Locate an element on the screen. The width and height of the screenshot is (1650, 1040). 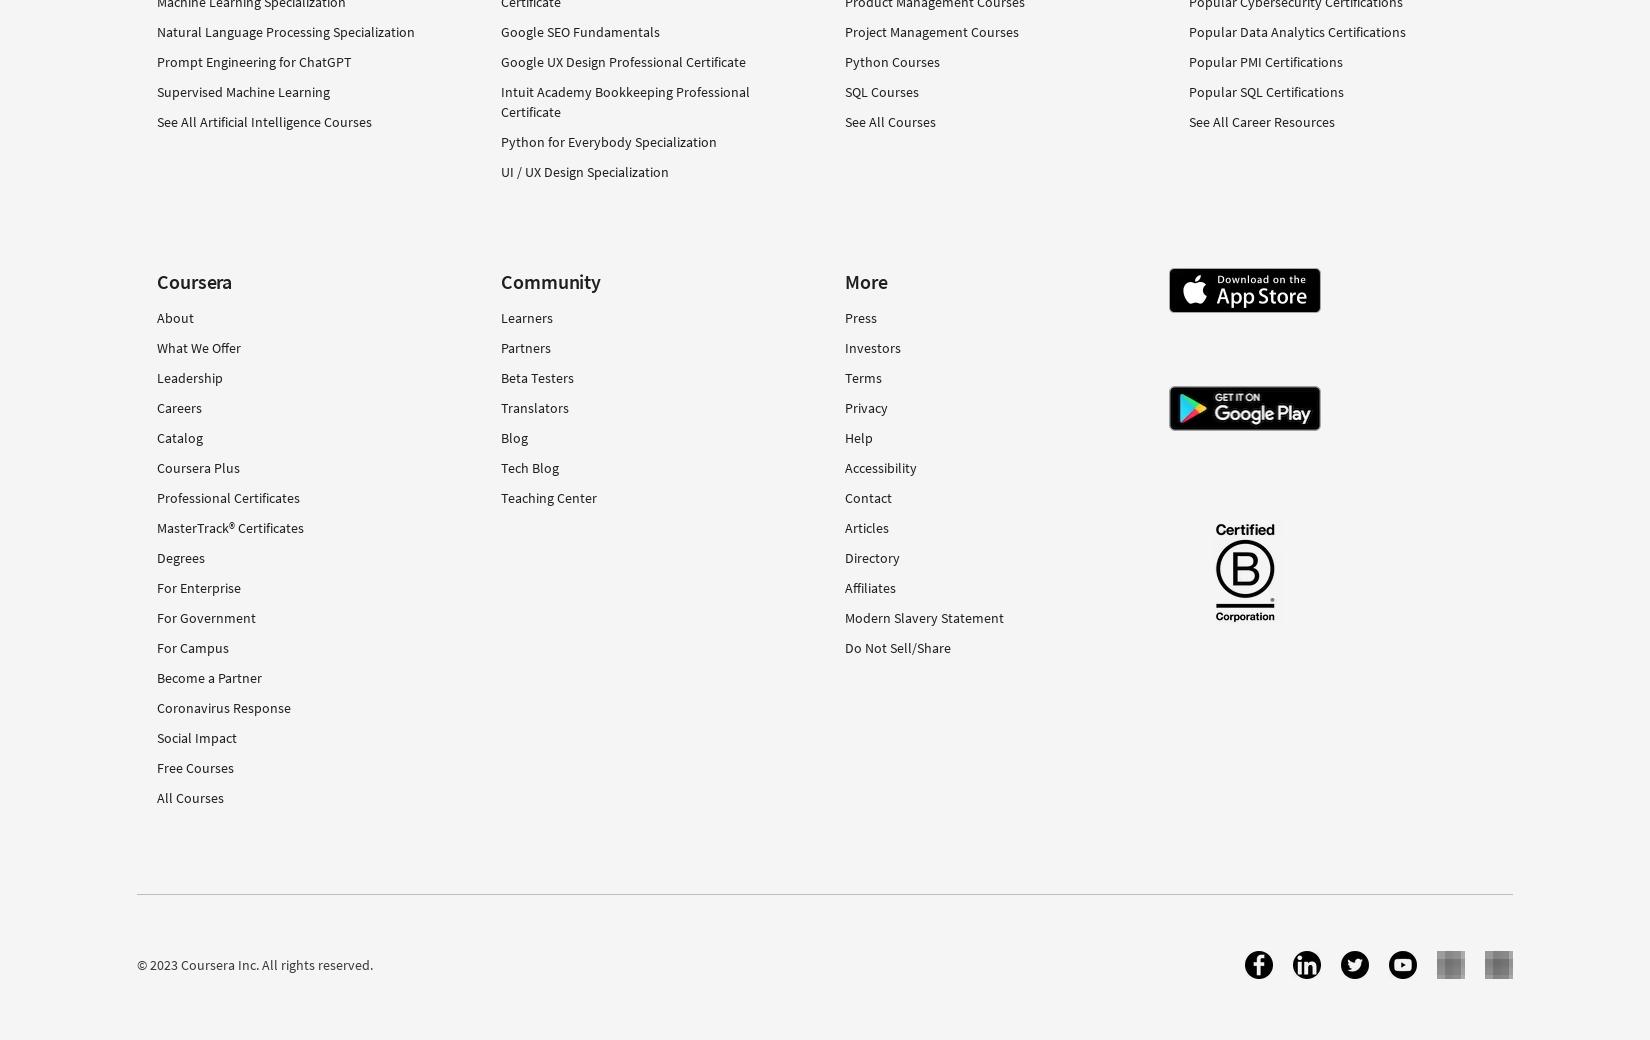
'Help' is located at coordinates (858, 437).